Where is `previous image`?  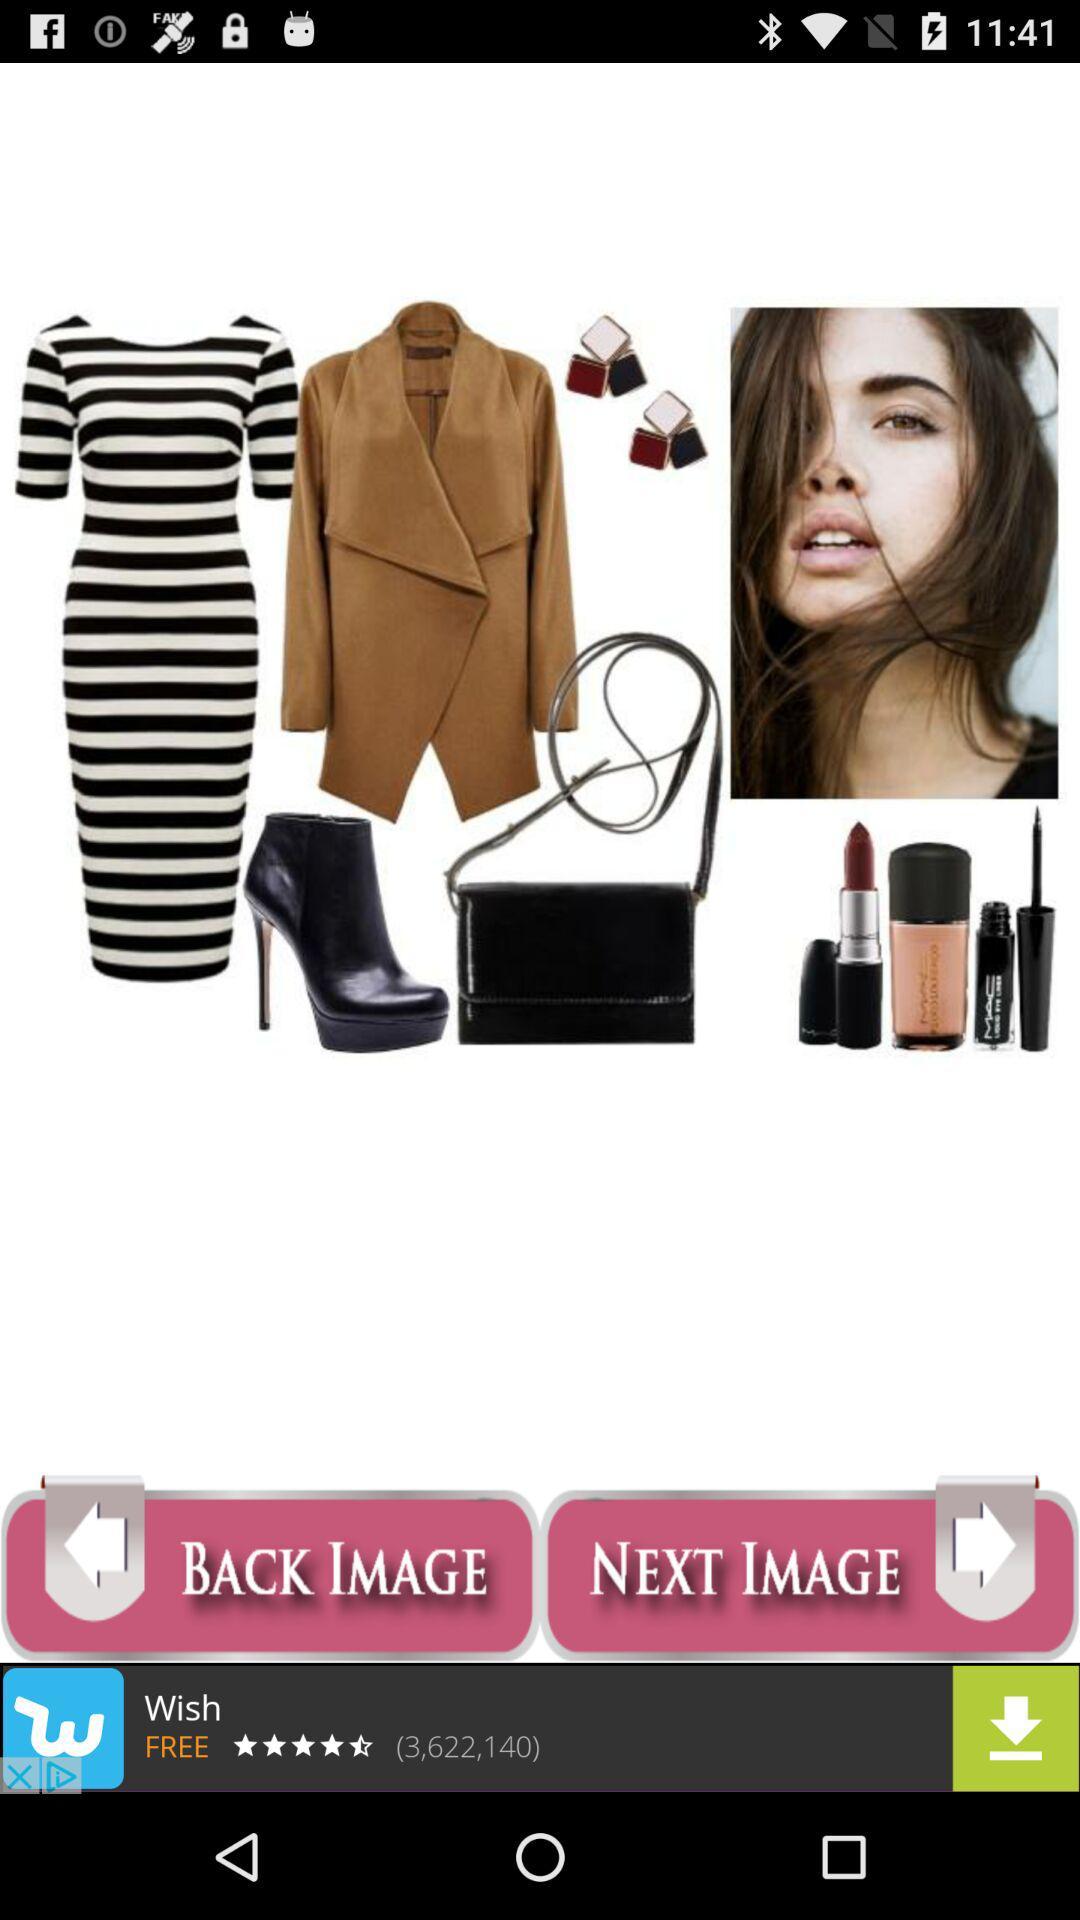 previous image is located at coordinates (270, 1568).